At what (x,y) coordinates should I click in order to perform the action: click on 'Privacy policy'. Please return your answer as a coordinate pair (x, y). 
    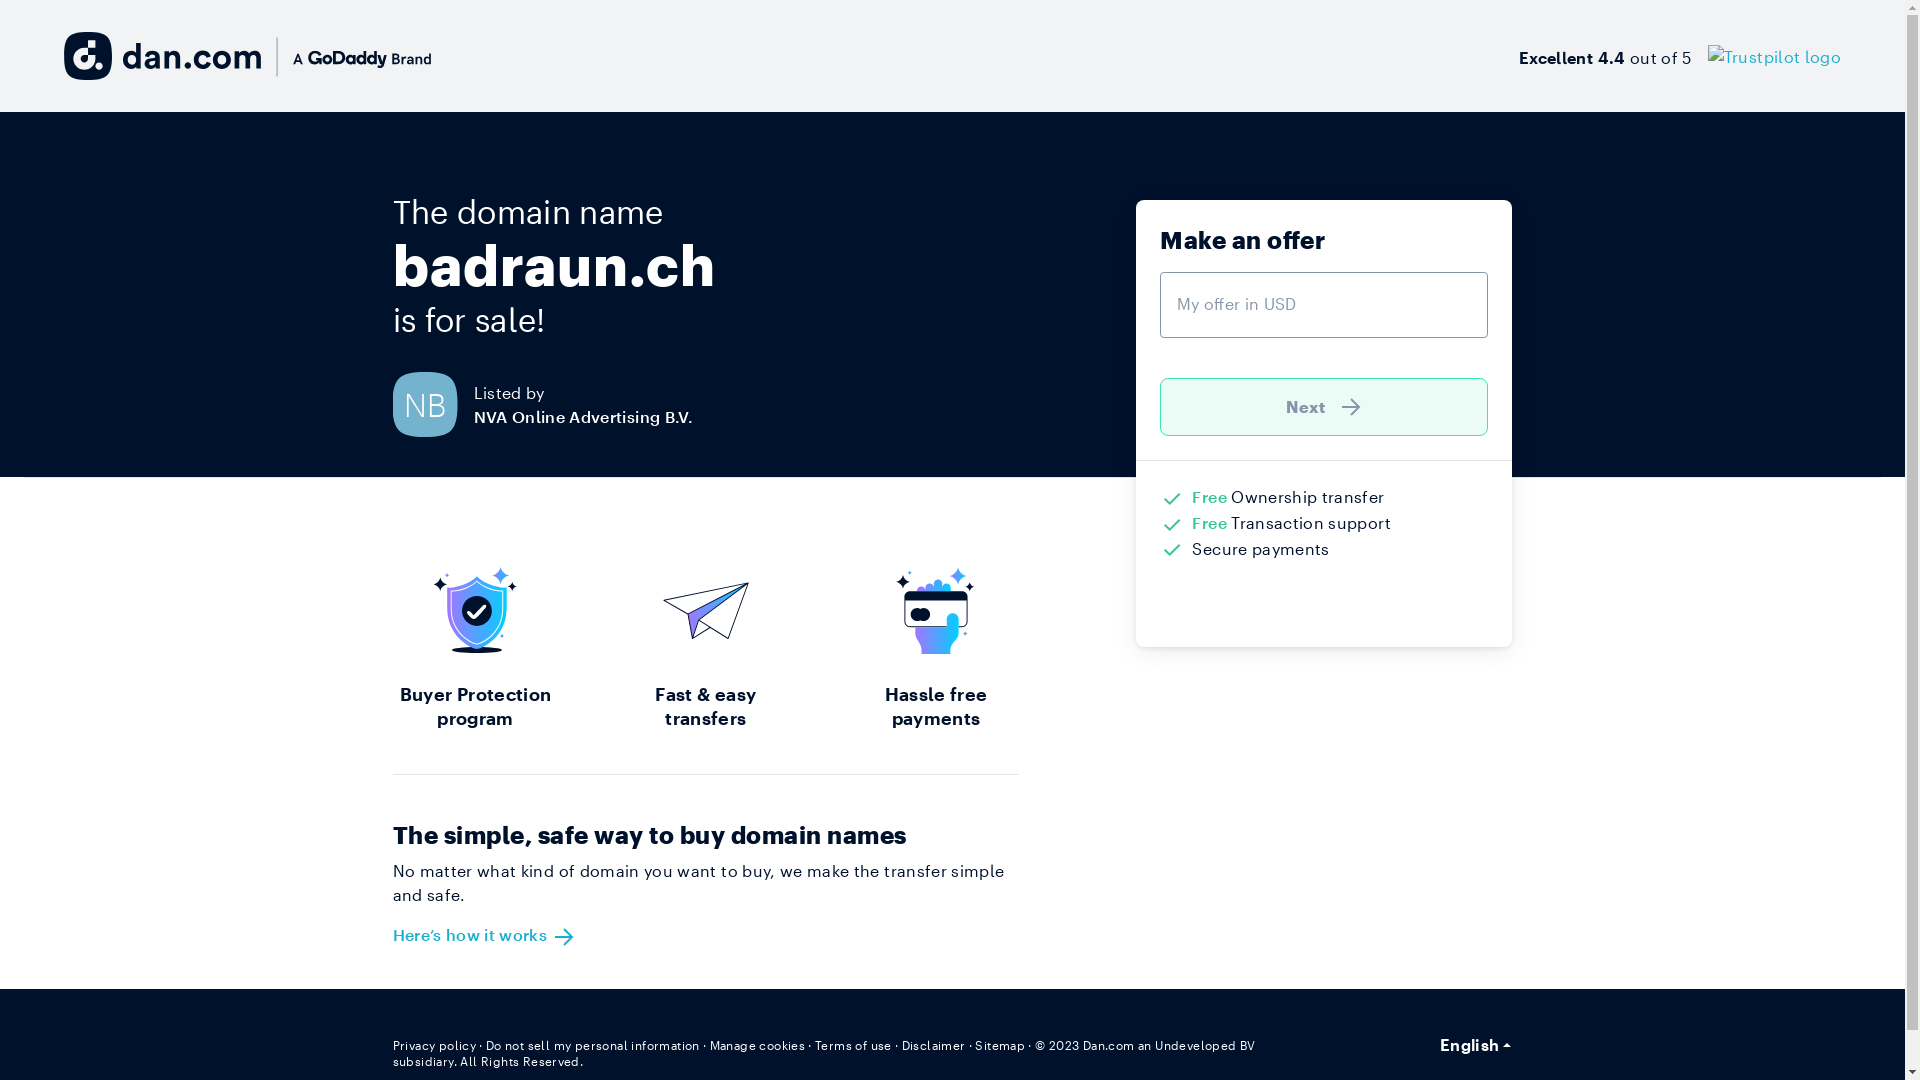
    Looking at the image, I should click on (432, 1044).